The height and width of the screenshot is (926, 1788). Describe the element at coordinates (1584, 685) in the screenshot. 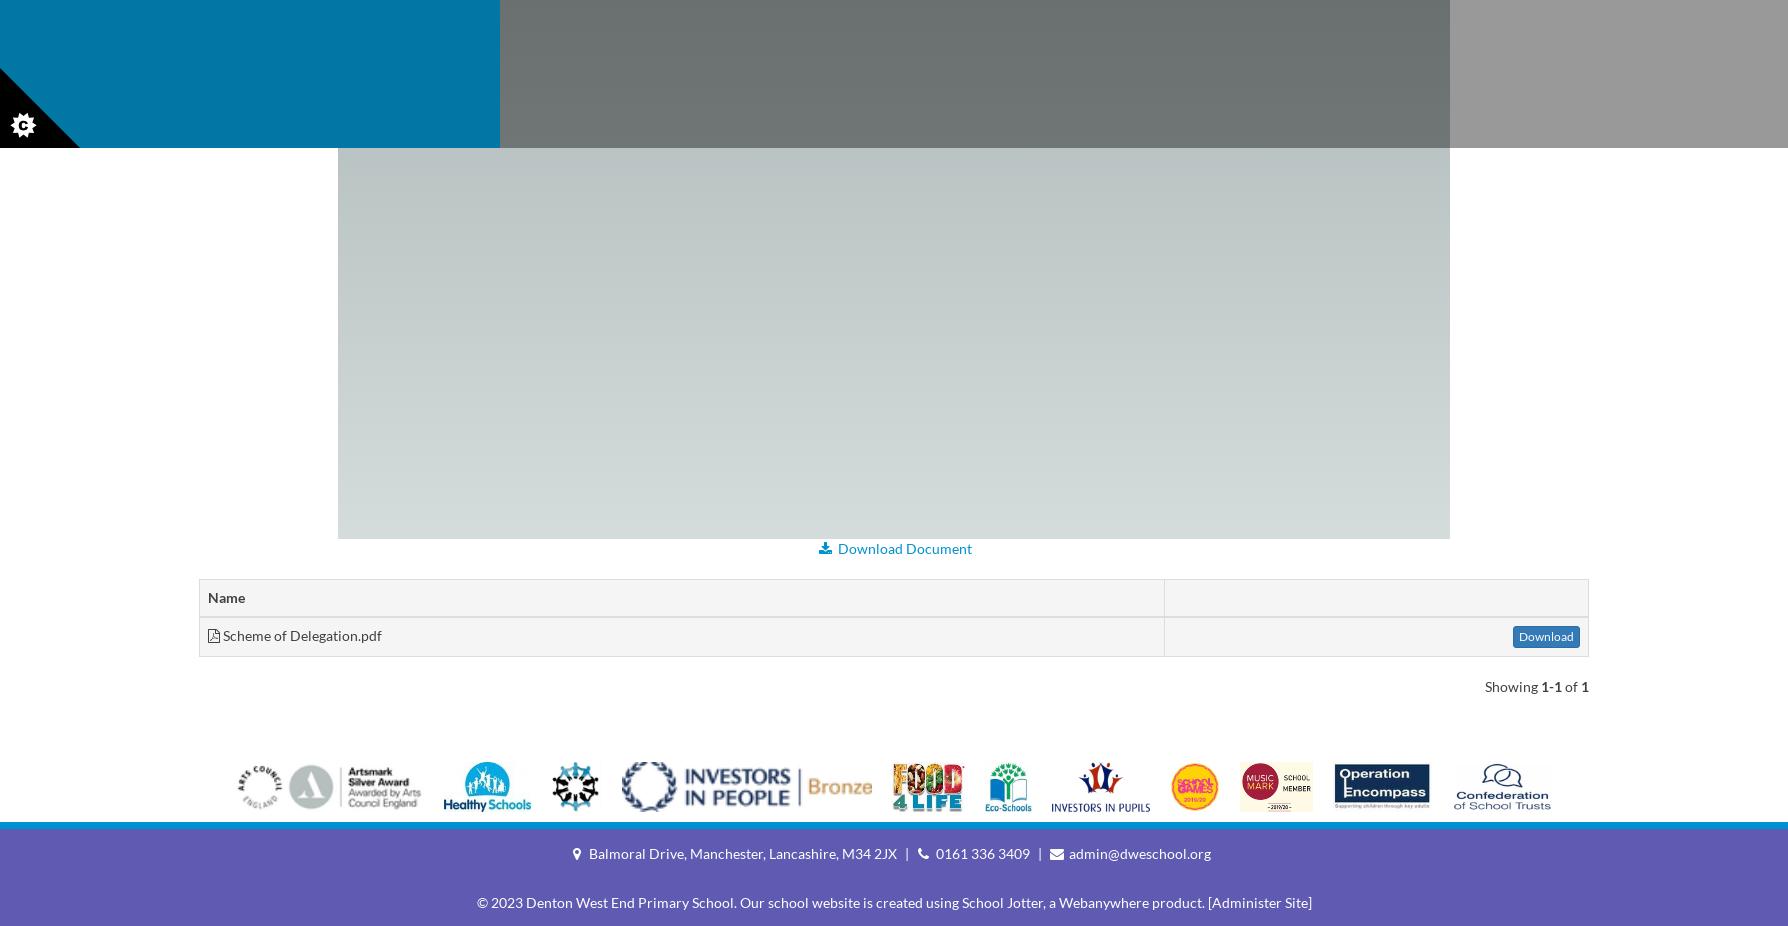

I see `'1'` at that location.